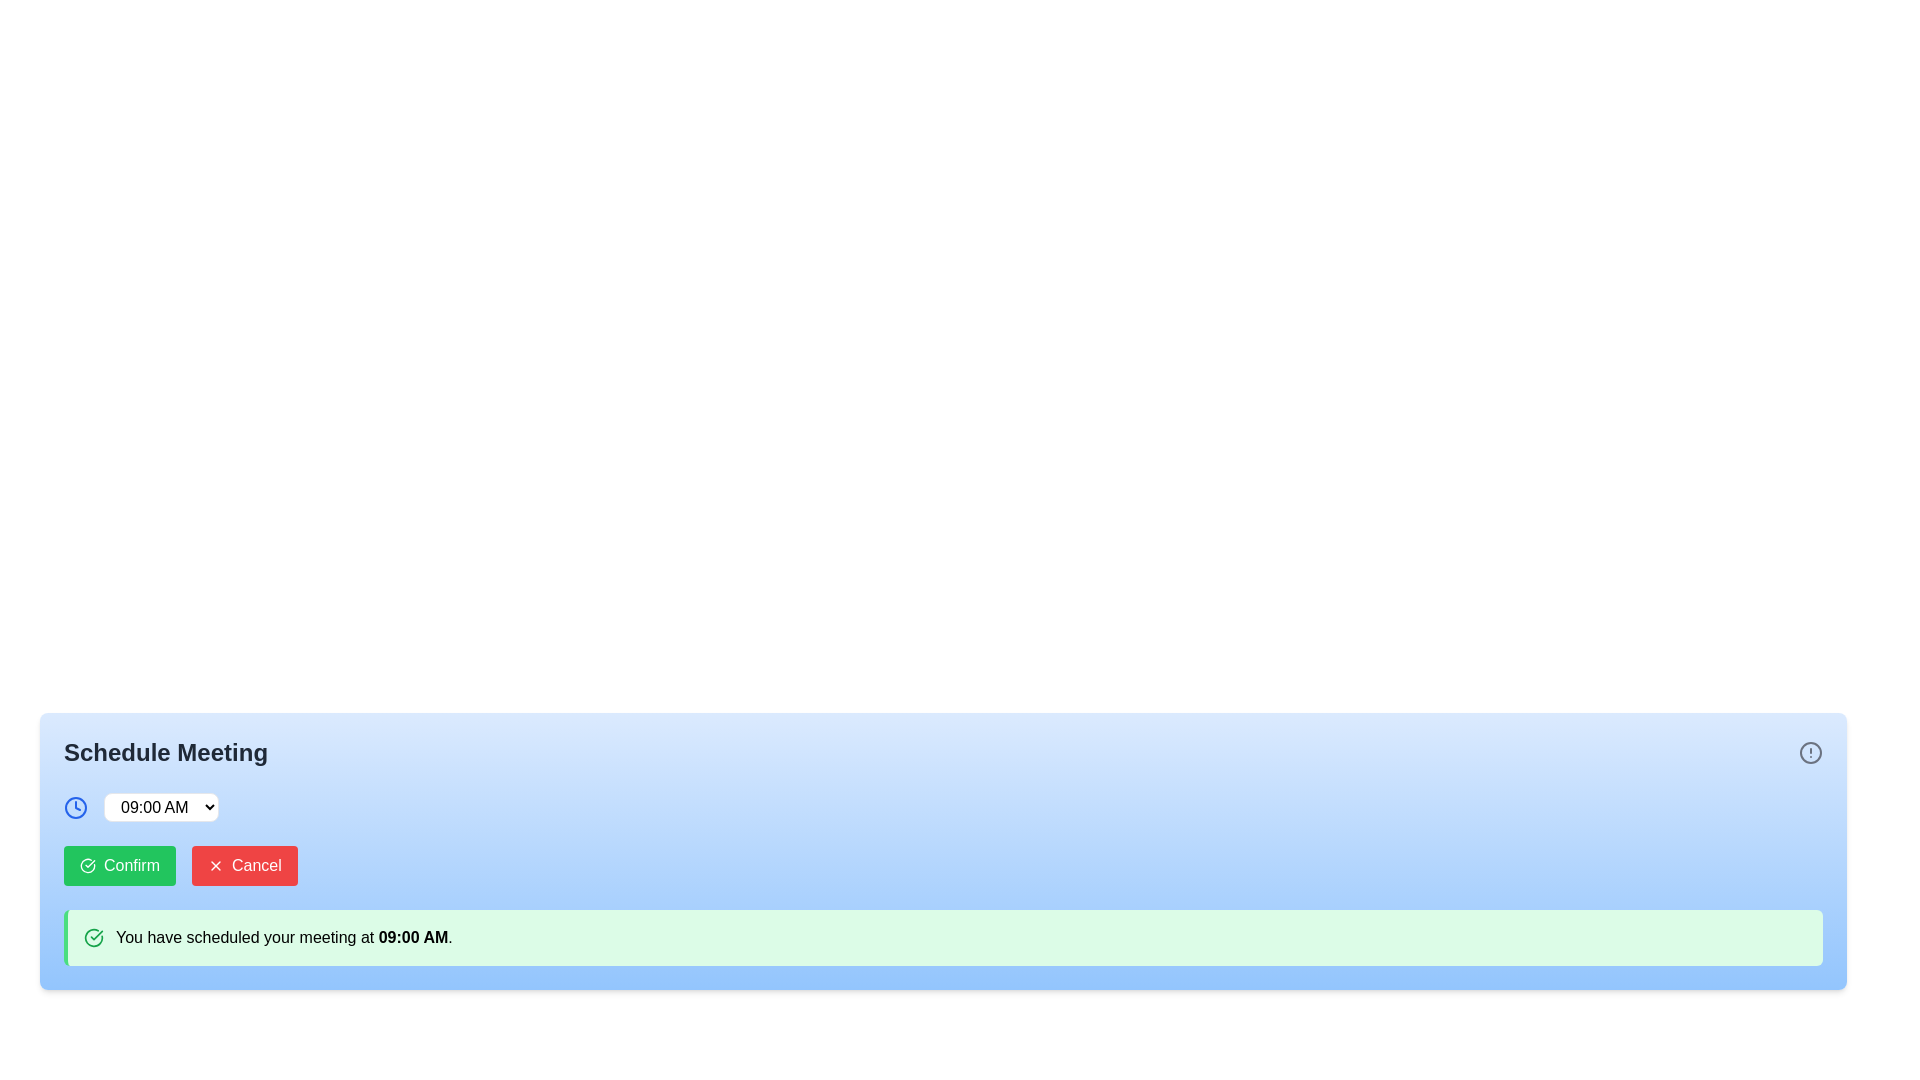  What do you see at coordinates (93, 937) in the screenshot?
I see `the green circular icon with a white background and a check mark inside, located next to the message text in the notification bar that says 'You have scheduled your meeting at 09:00 AM.'` at bounding box center [93, 937].